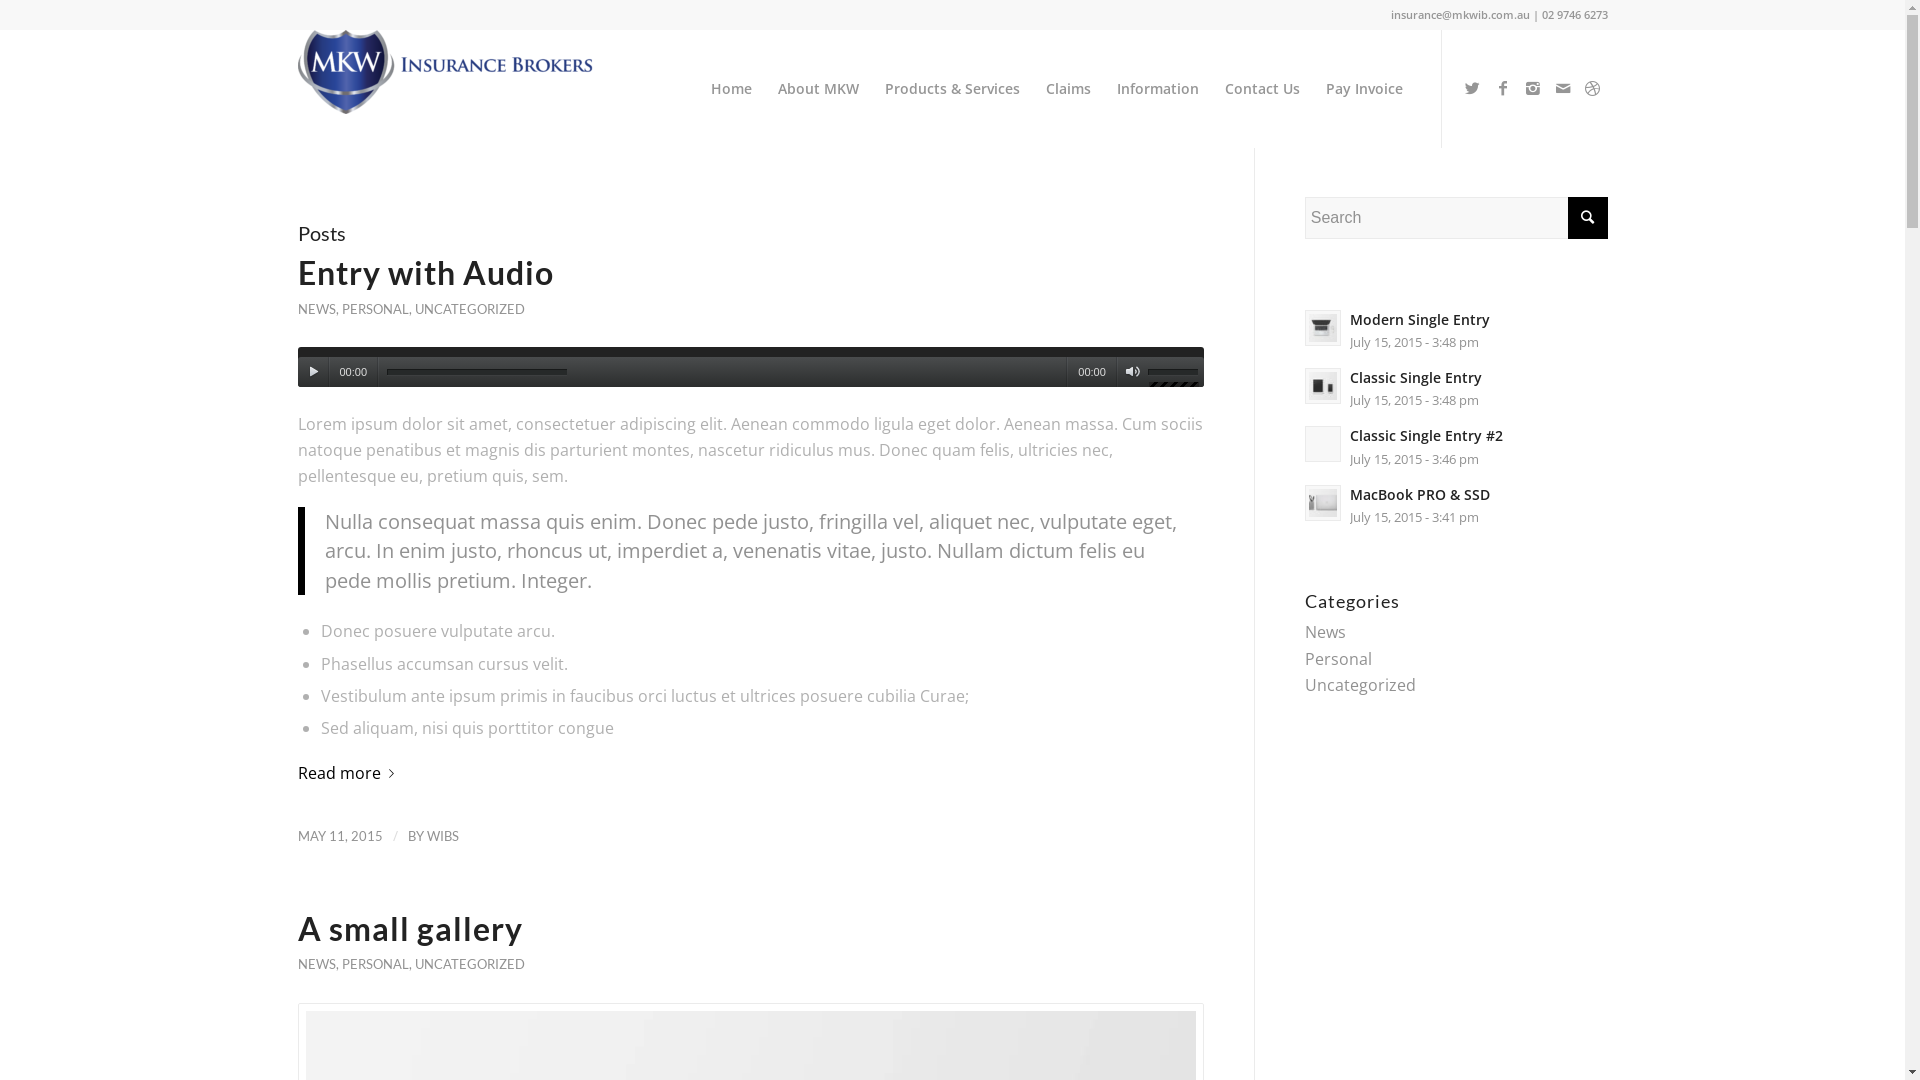  I want to click on 'Mute', so click(1132, 371).